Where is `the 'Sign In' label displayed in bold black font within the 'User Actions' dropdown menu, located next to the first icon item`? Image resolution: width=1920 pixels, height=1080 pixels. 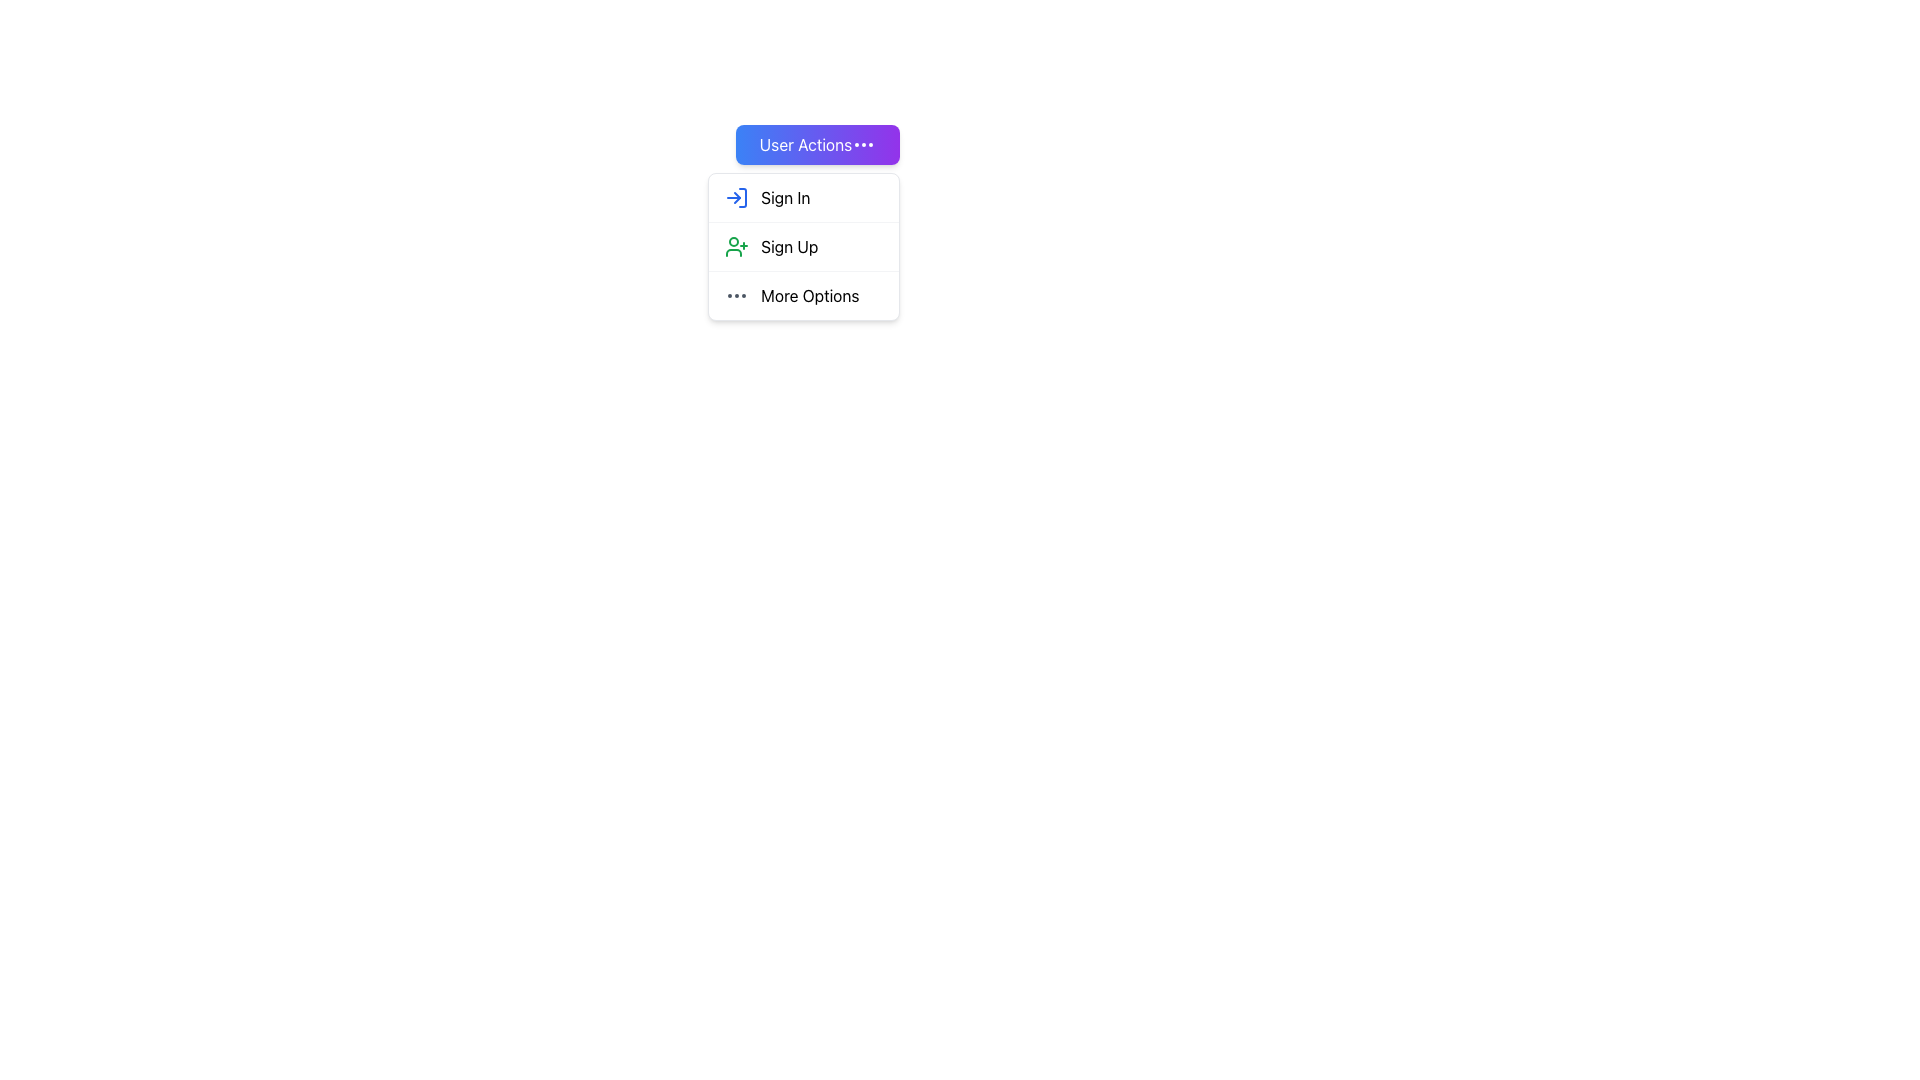
the 'Sign In' label displayed in bold black font within the 'User Actions' dropdown menu, located next to the first icon item is located at coordinates (784, 197).